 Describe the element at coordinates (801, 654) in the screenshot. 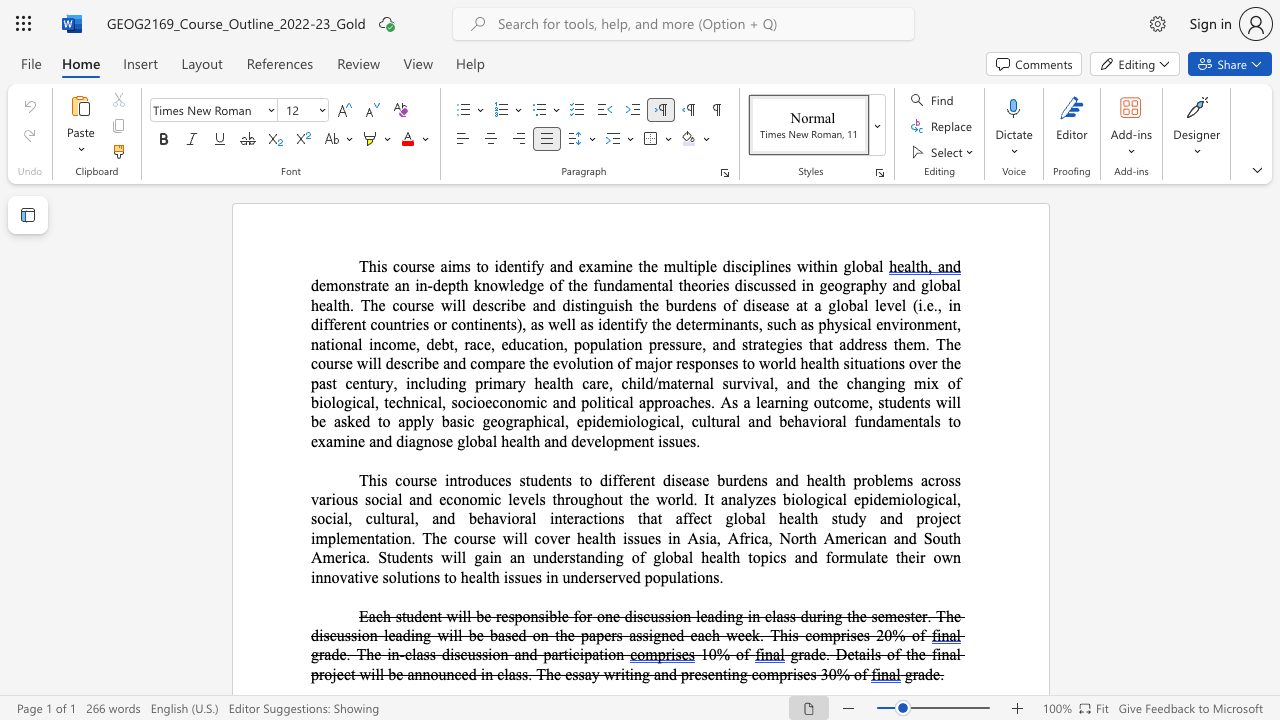

I see `the 1th character "r" in the text` at that location.